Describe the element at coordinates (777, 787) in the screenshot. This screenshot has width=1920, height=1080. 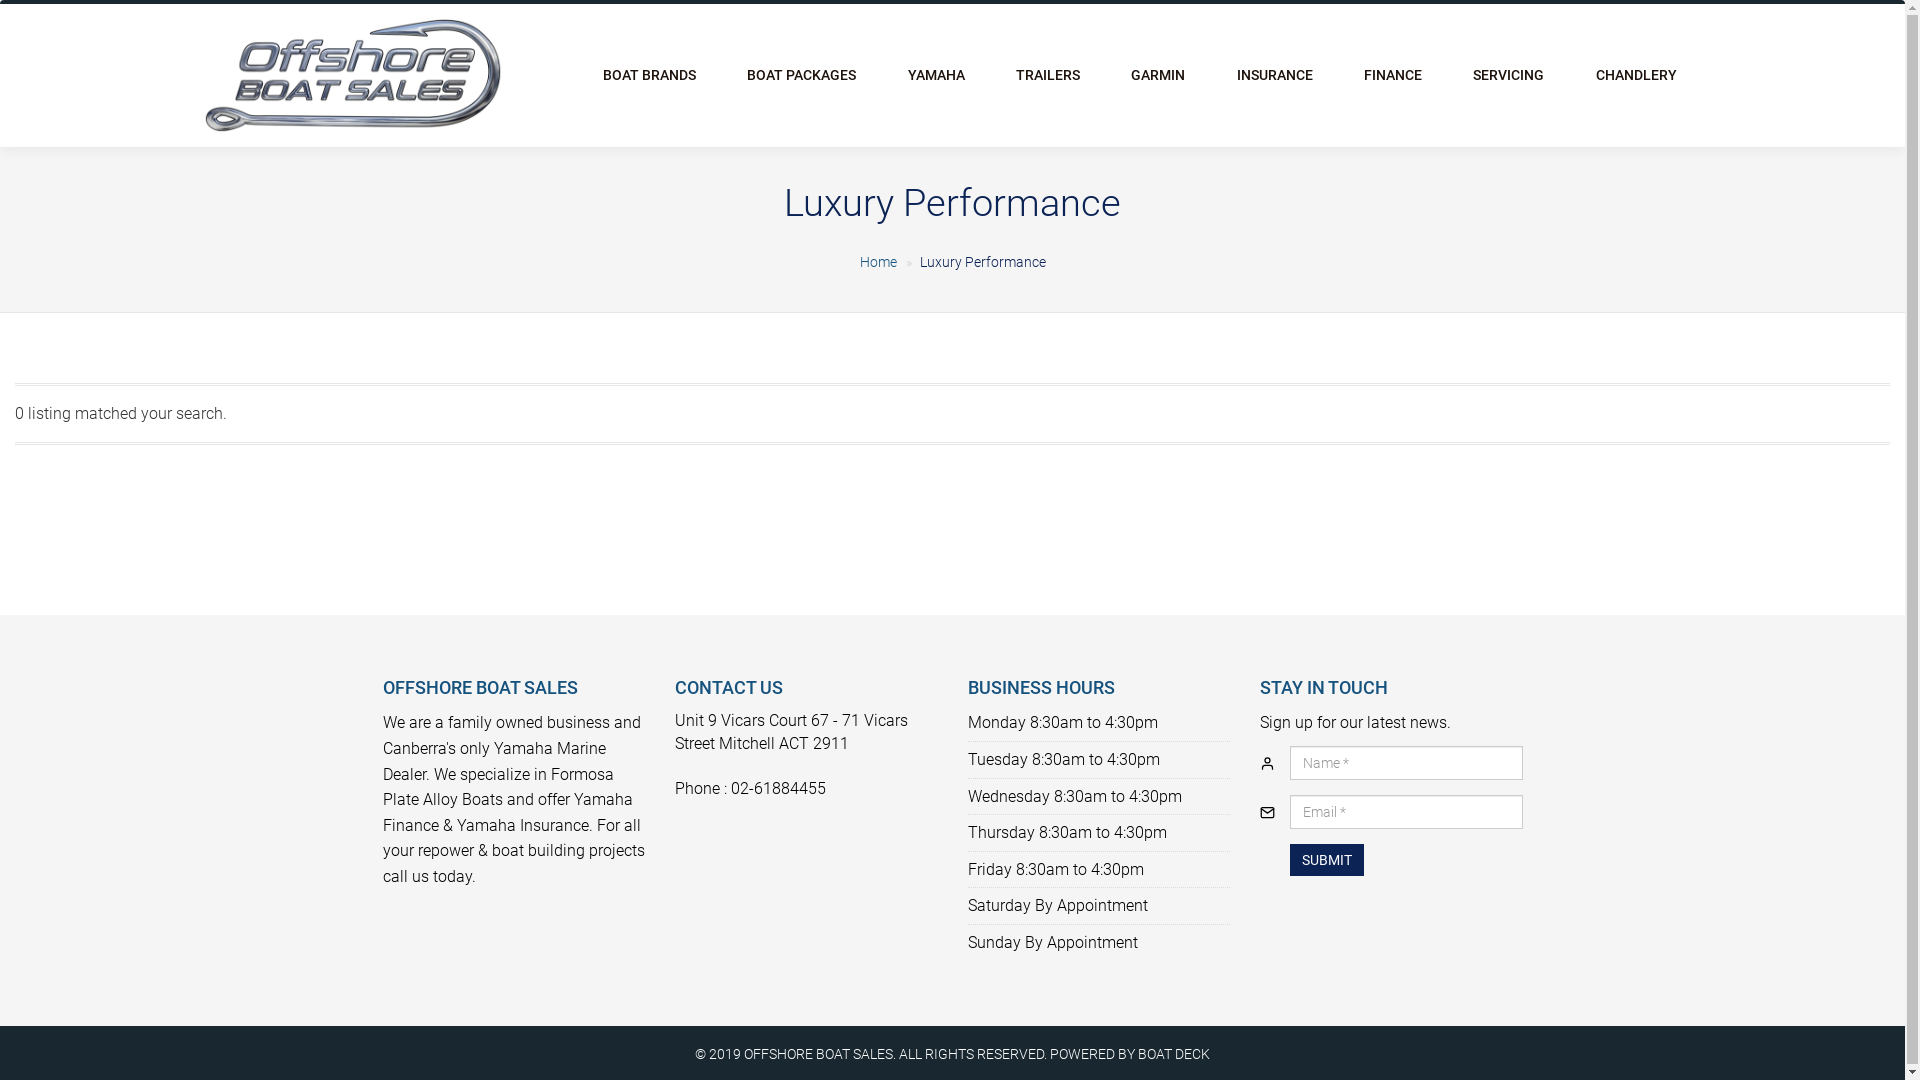
I see `'02-61884455'` at that location.